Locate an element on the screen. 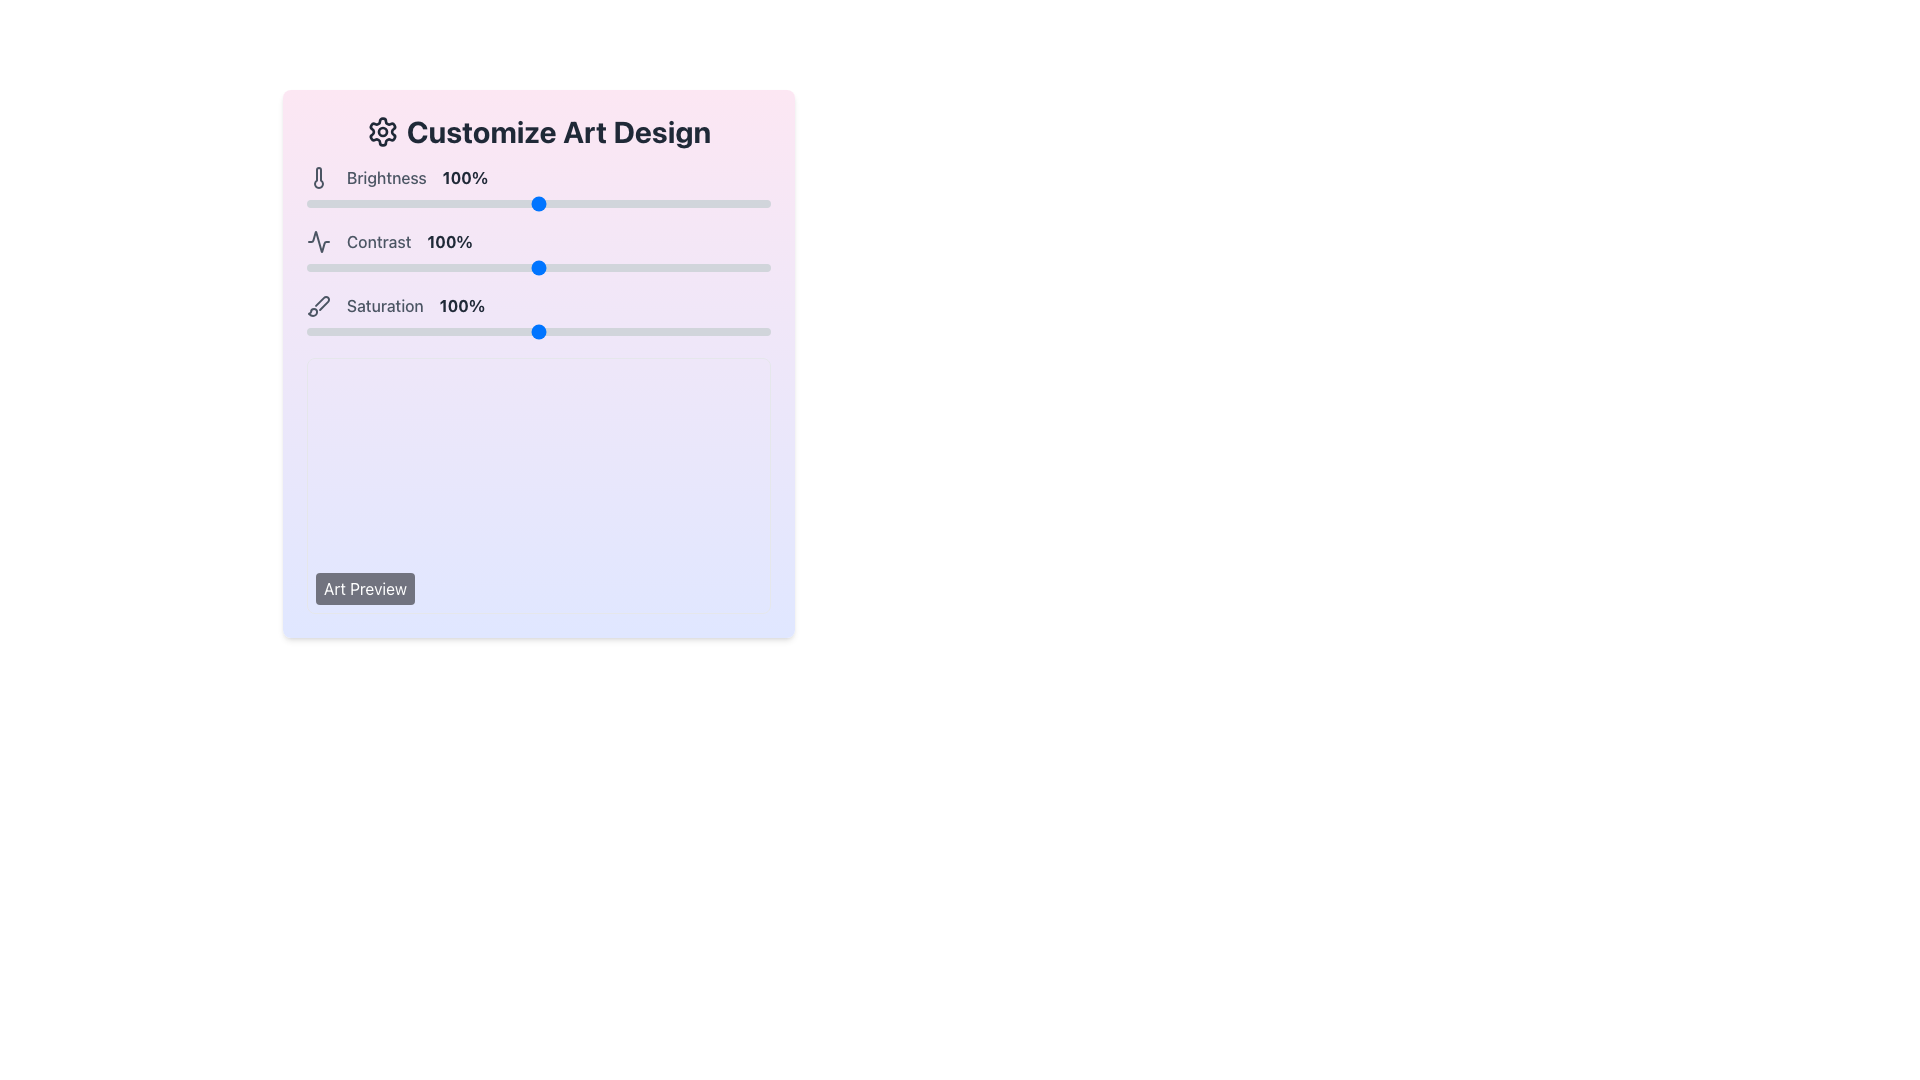 This screenshot has width=1920, height=1080. the contrast level is located at coordinates (732, 266).